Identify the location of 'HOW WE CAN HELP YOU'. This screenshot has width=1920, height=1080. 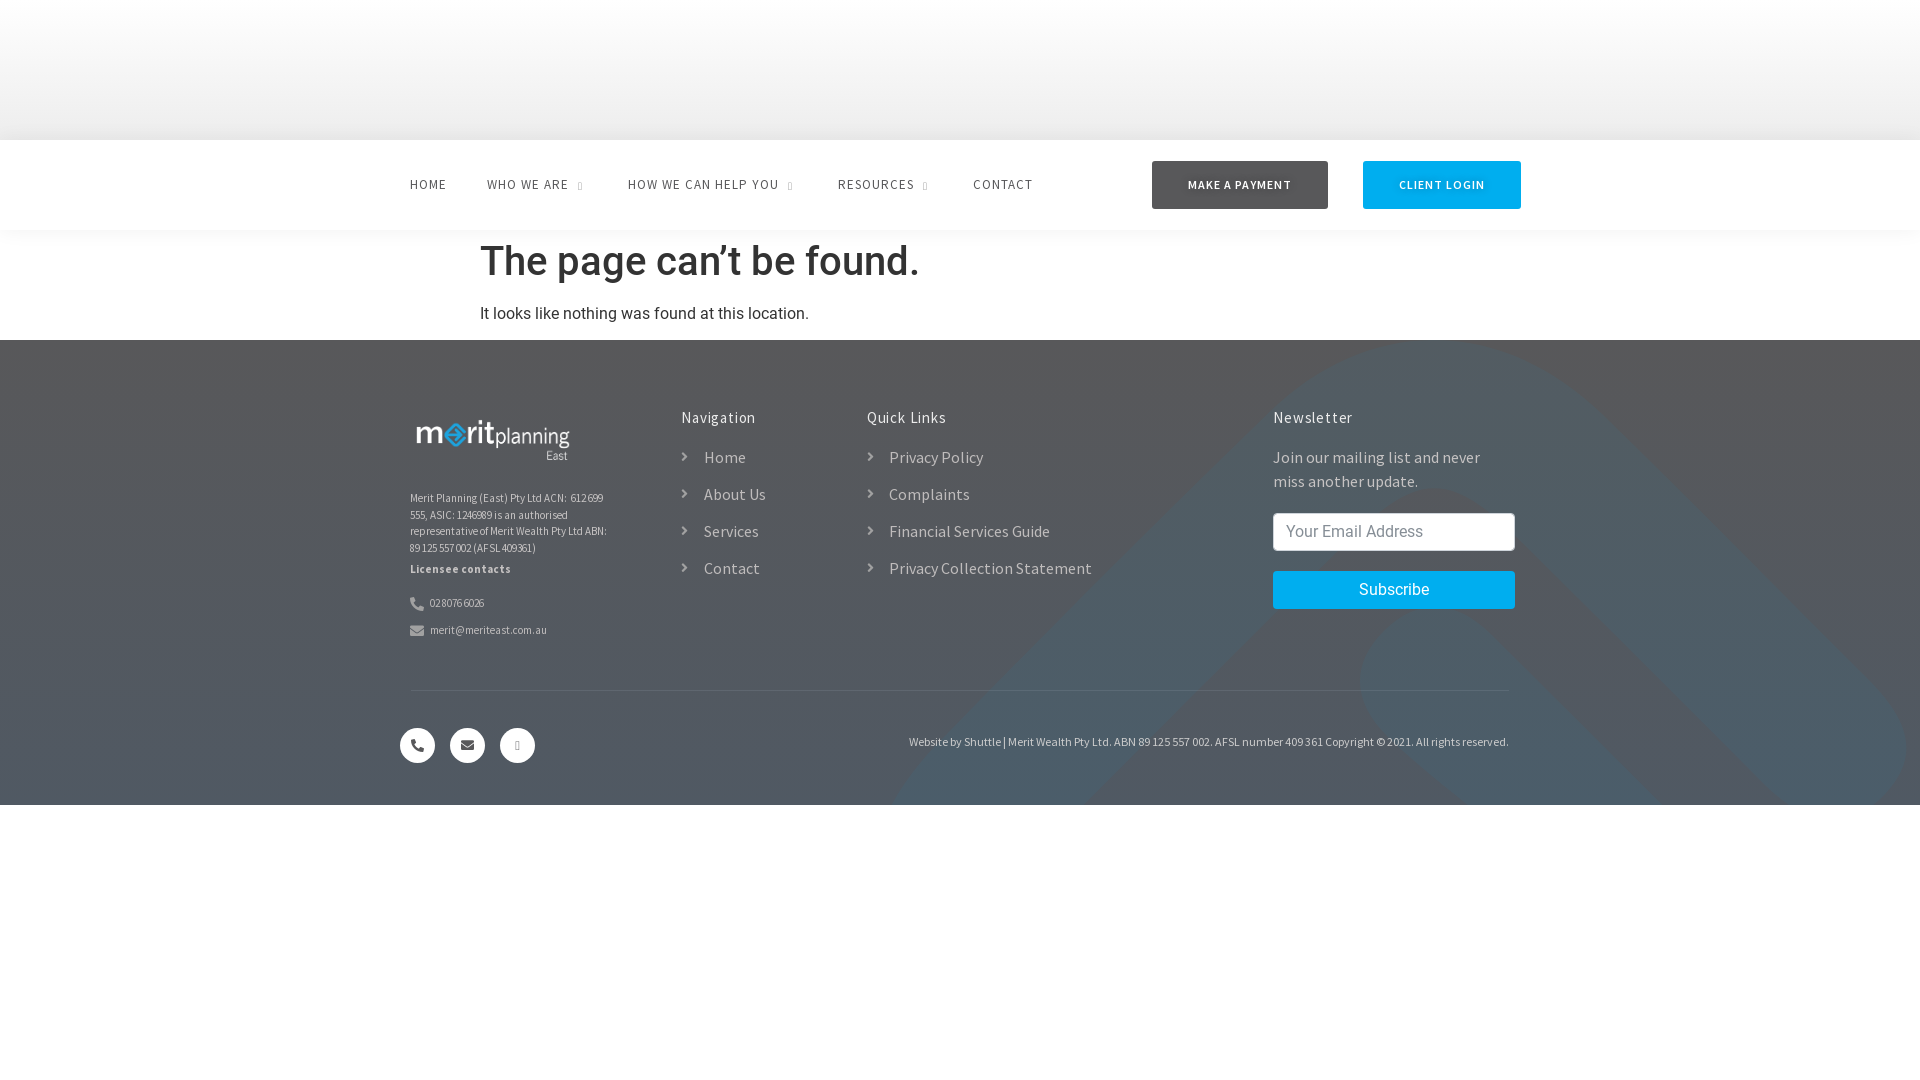
(713, 185).